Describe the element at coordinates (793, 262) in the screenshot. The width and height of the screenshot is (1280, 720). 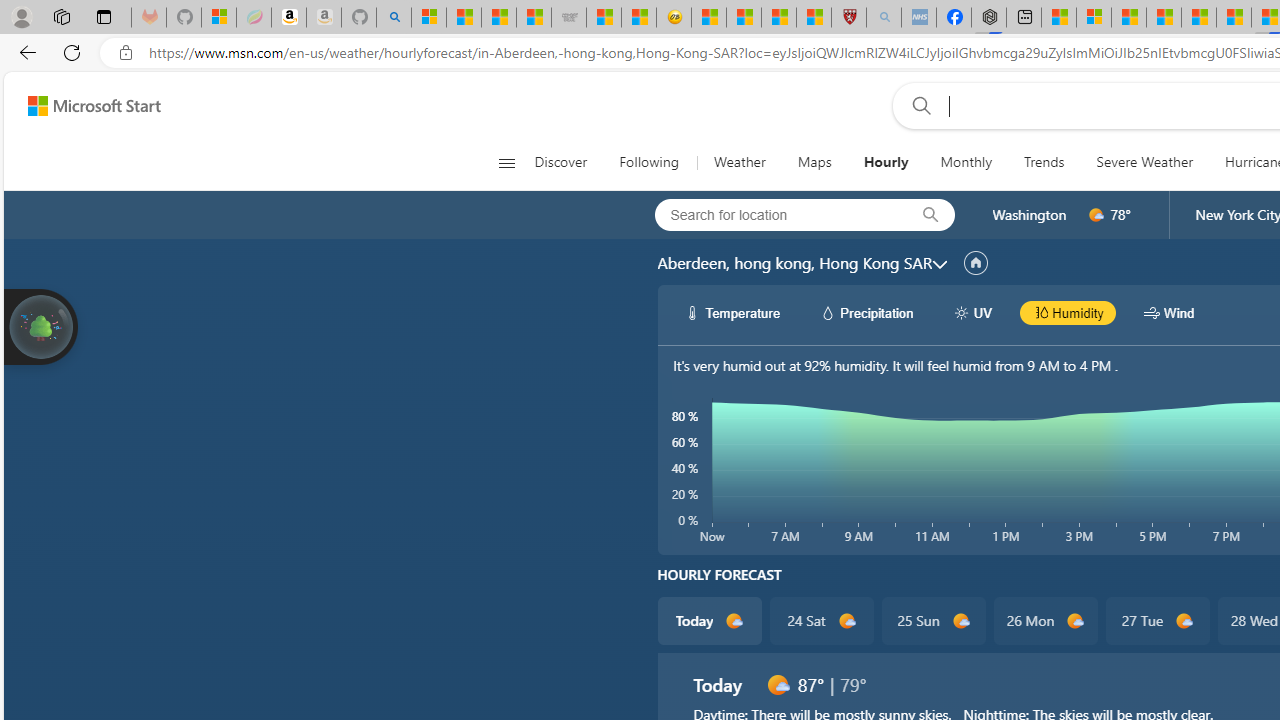
I see `'Aberdeen, hong kong, Hong Kong SAR'` at that location.